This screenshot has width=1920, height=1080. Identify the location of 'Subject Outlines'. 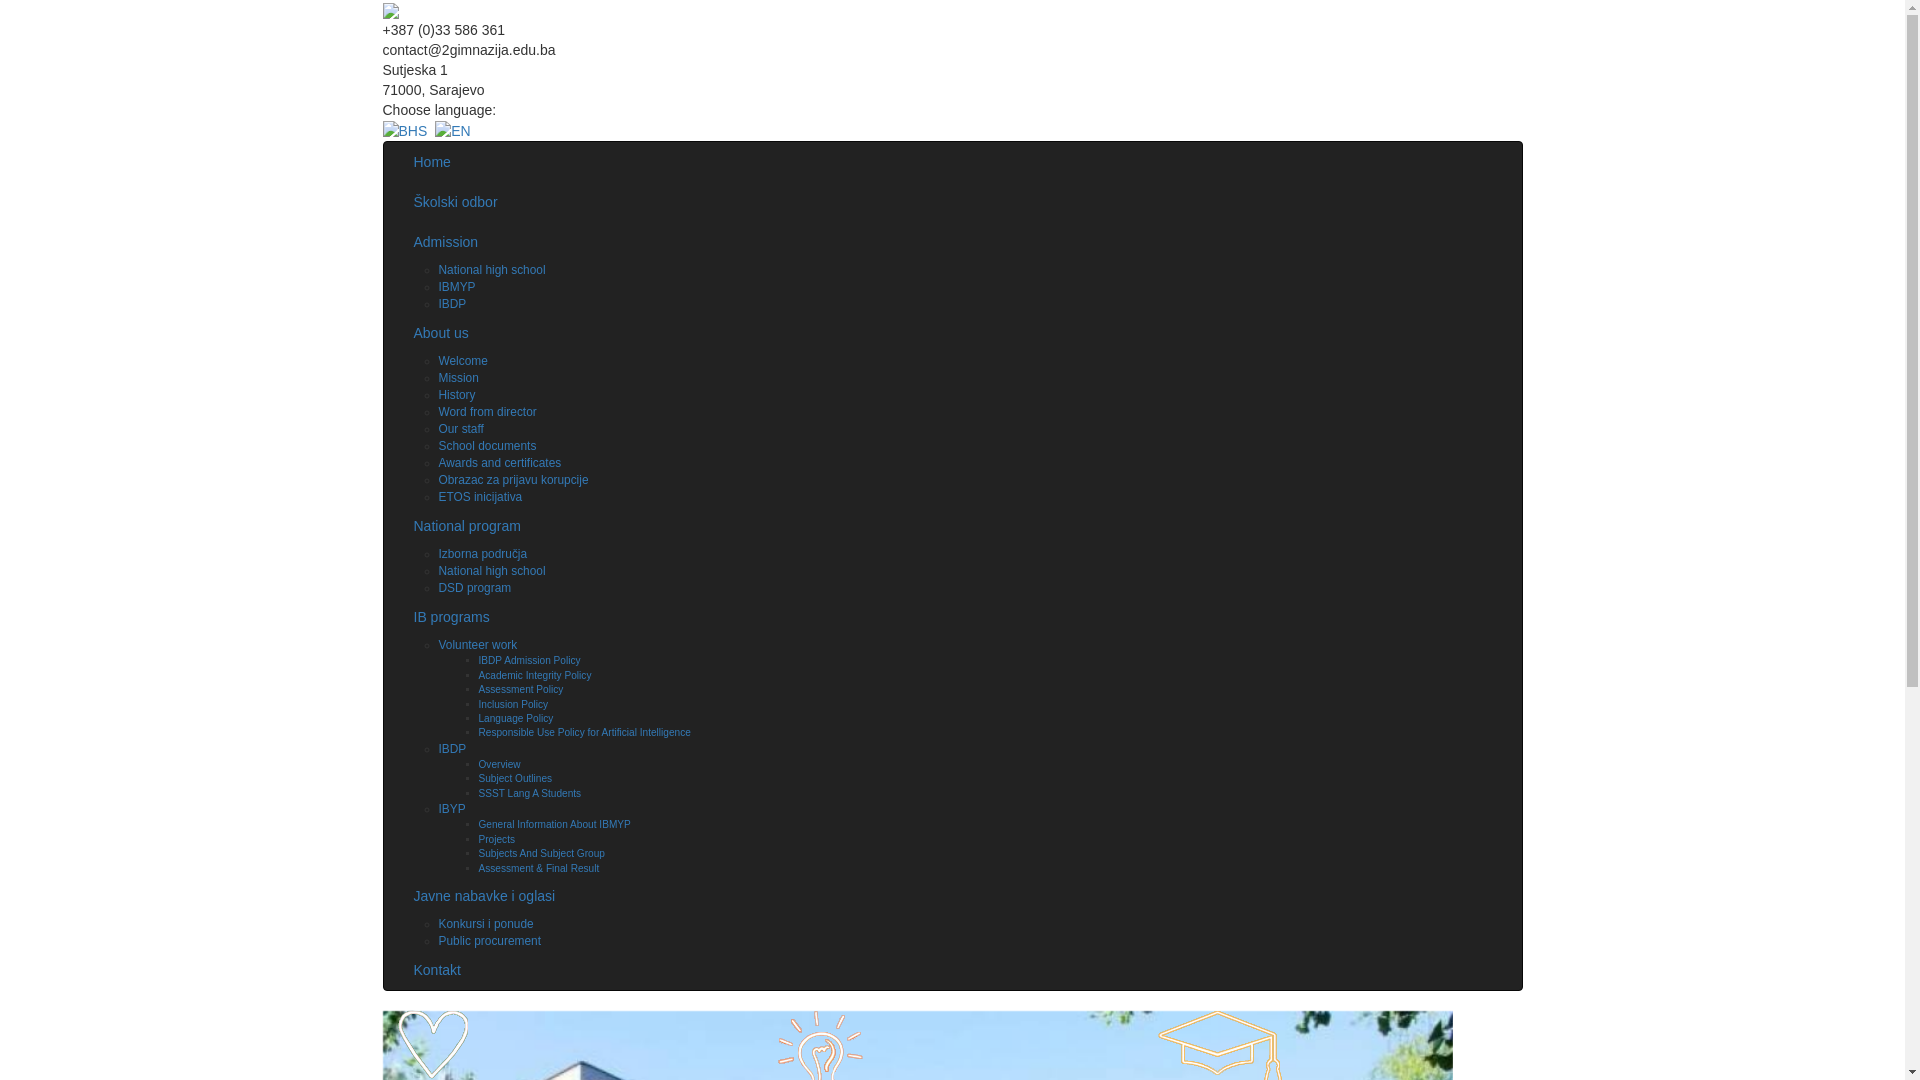
(514, 777).